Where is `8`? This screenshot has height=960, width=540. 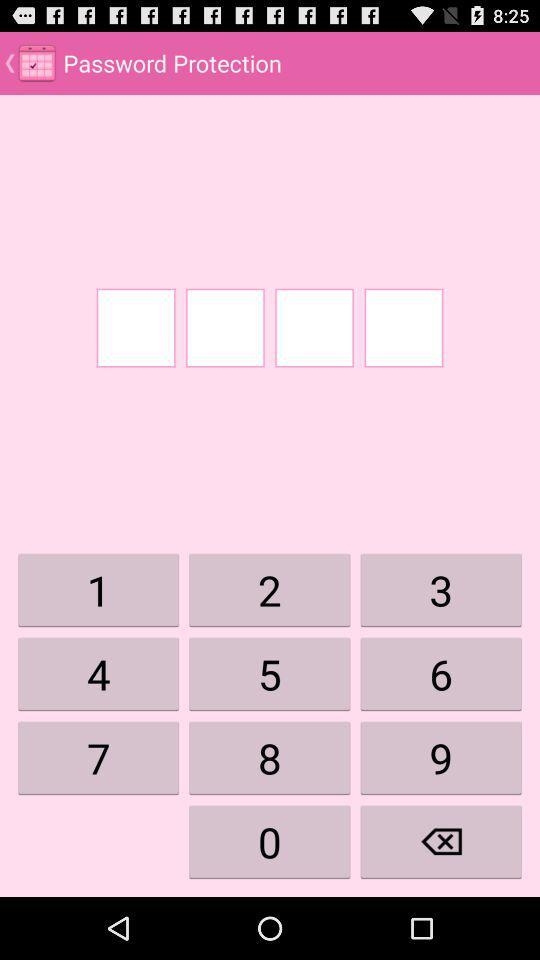 8 is located at coordinates (270, 757).